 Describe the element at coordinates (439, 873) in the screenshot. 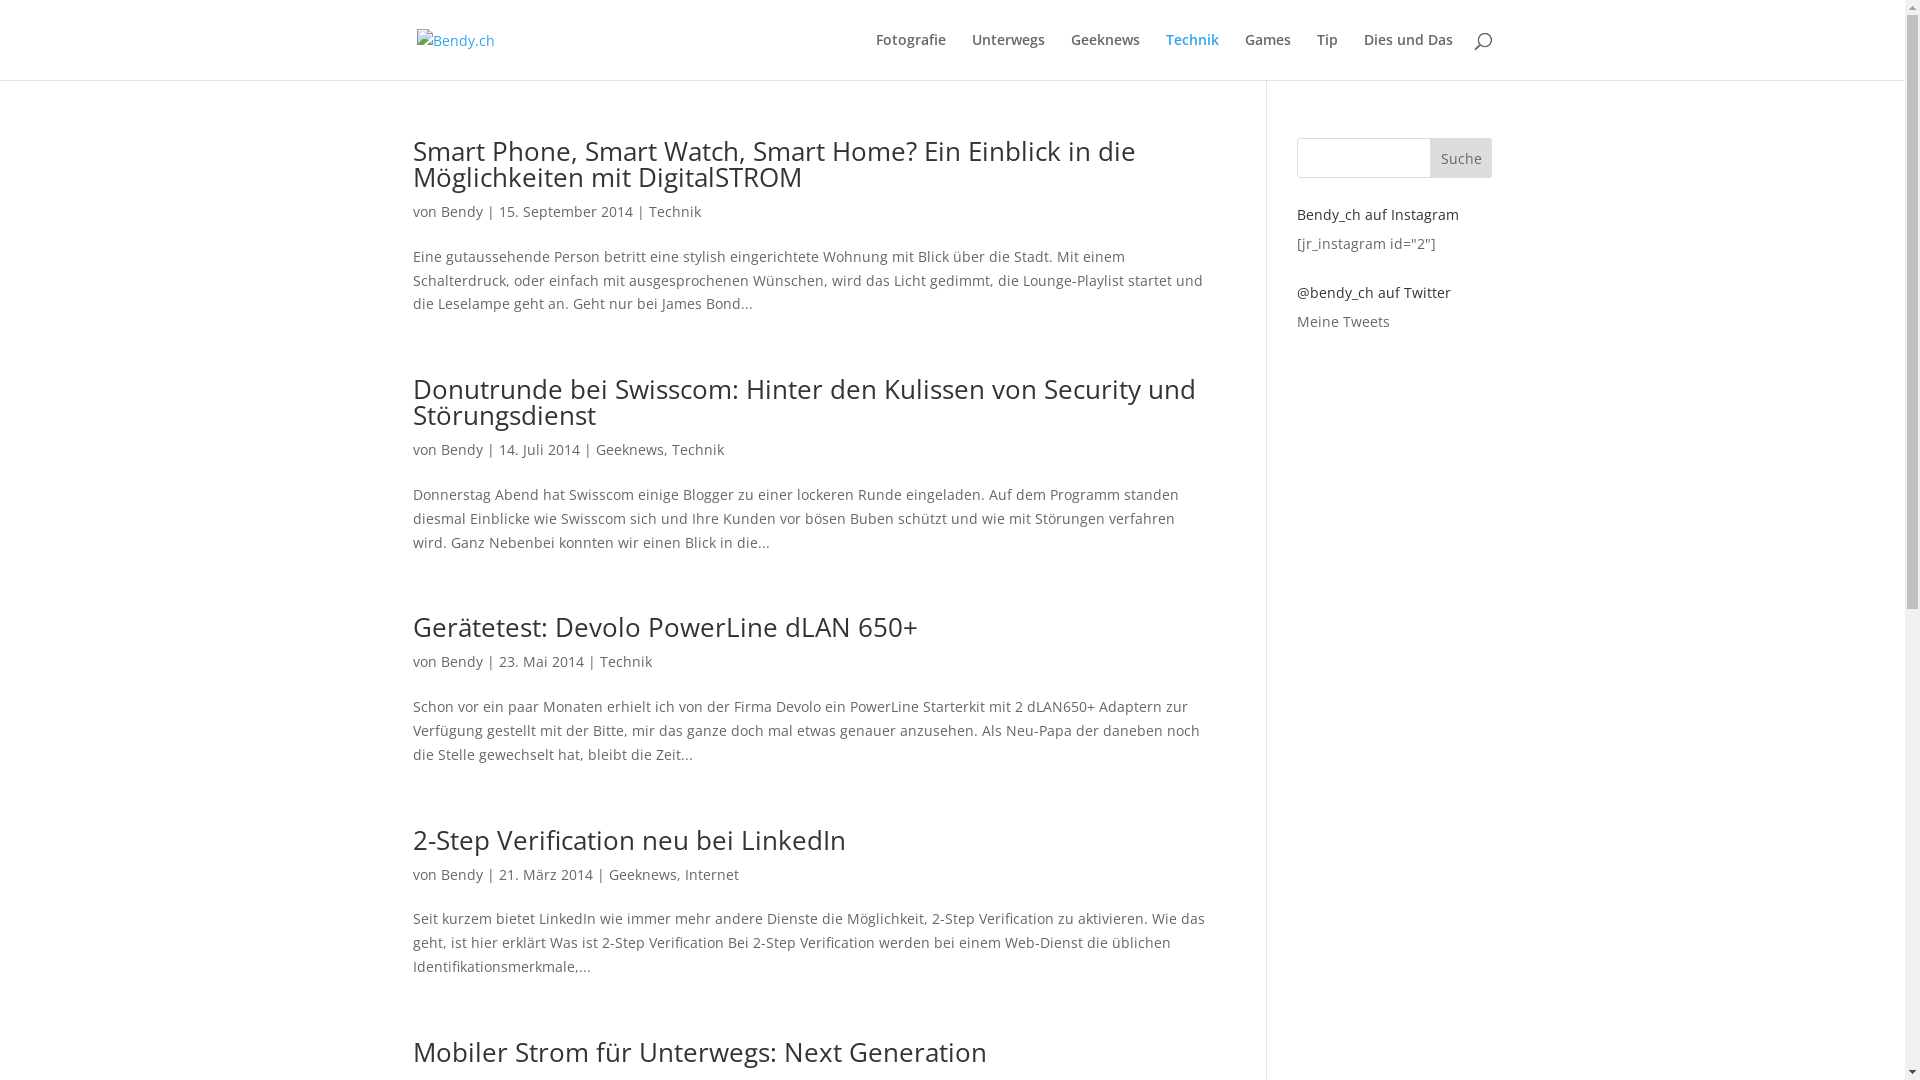

I see `'Bendy'` at that location.